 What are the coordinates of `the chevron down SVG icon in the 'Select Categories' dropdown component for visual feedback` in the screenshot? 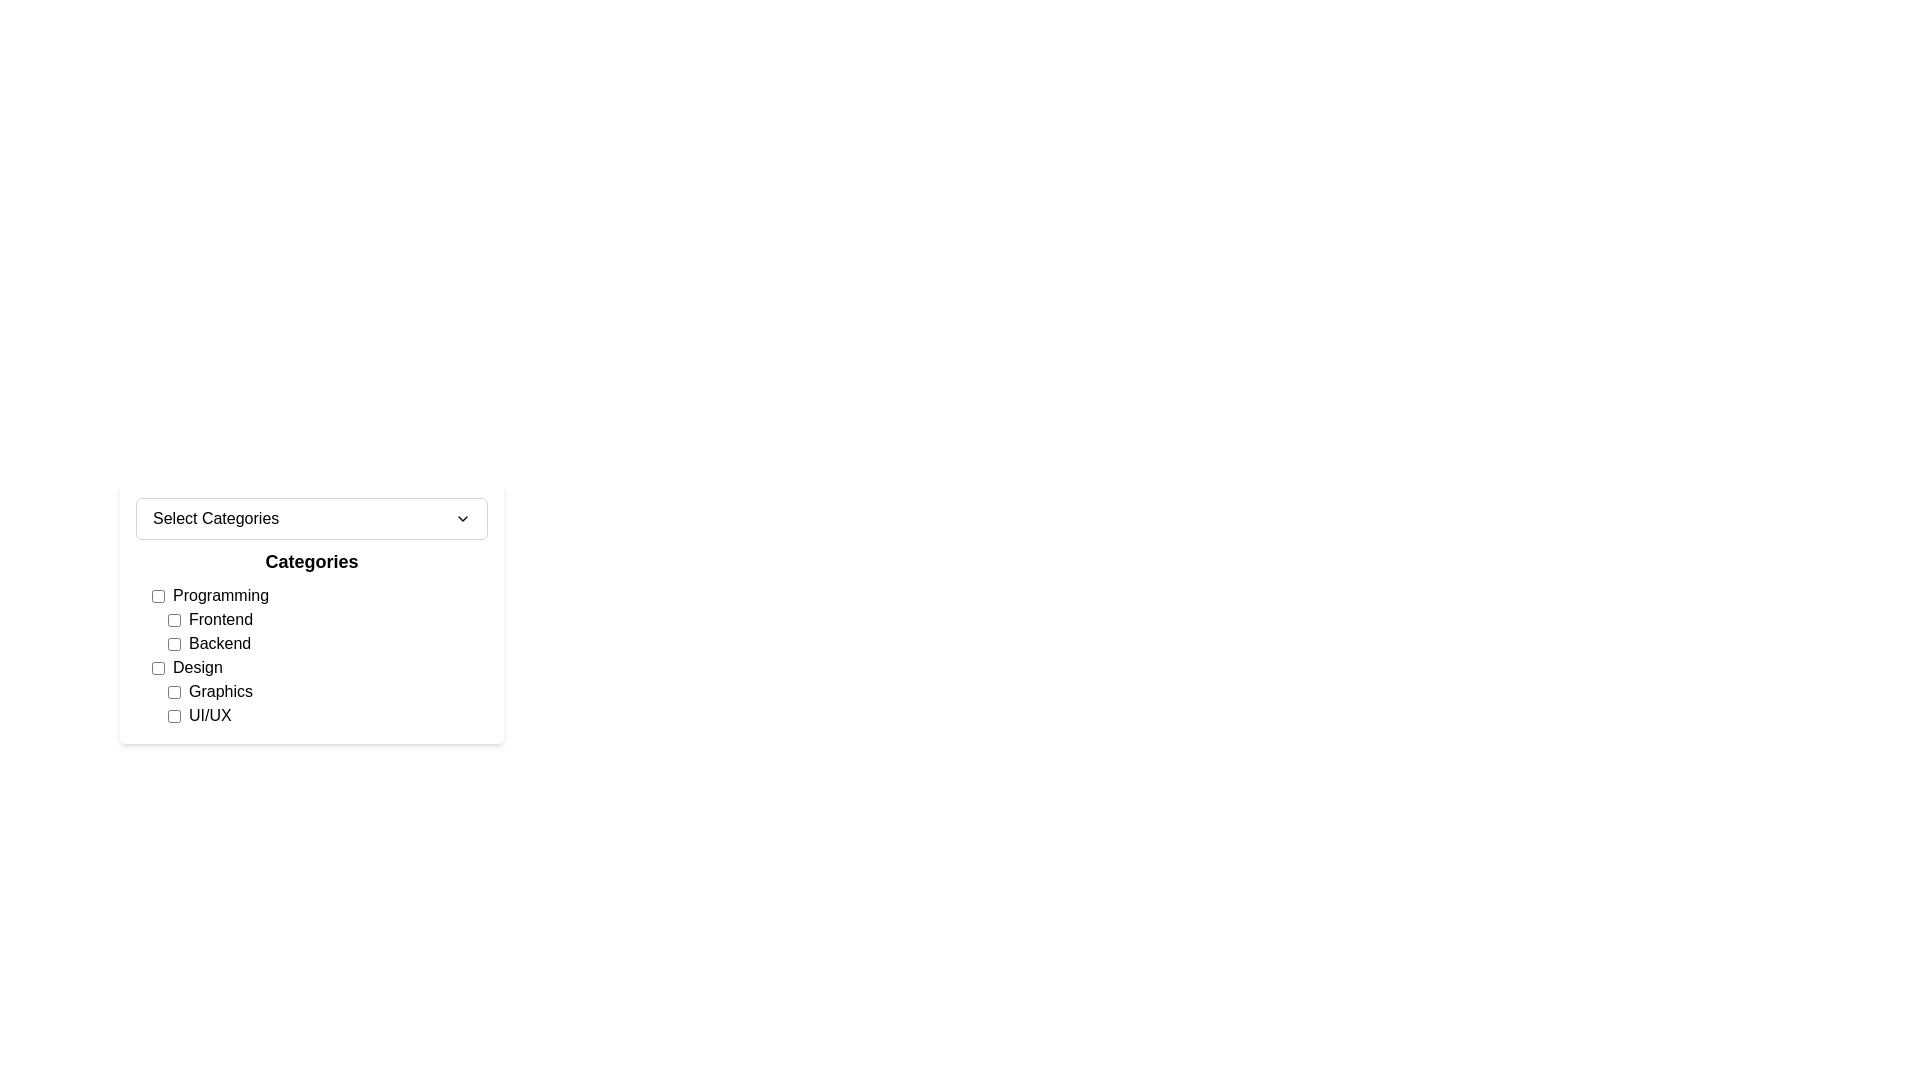 It's located at (461, 518).